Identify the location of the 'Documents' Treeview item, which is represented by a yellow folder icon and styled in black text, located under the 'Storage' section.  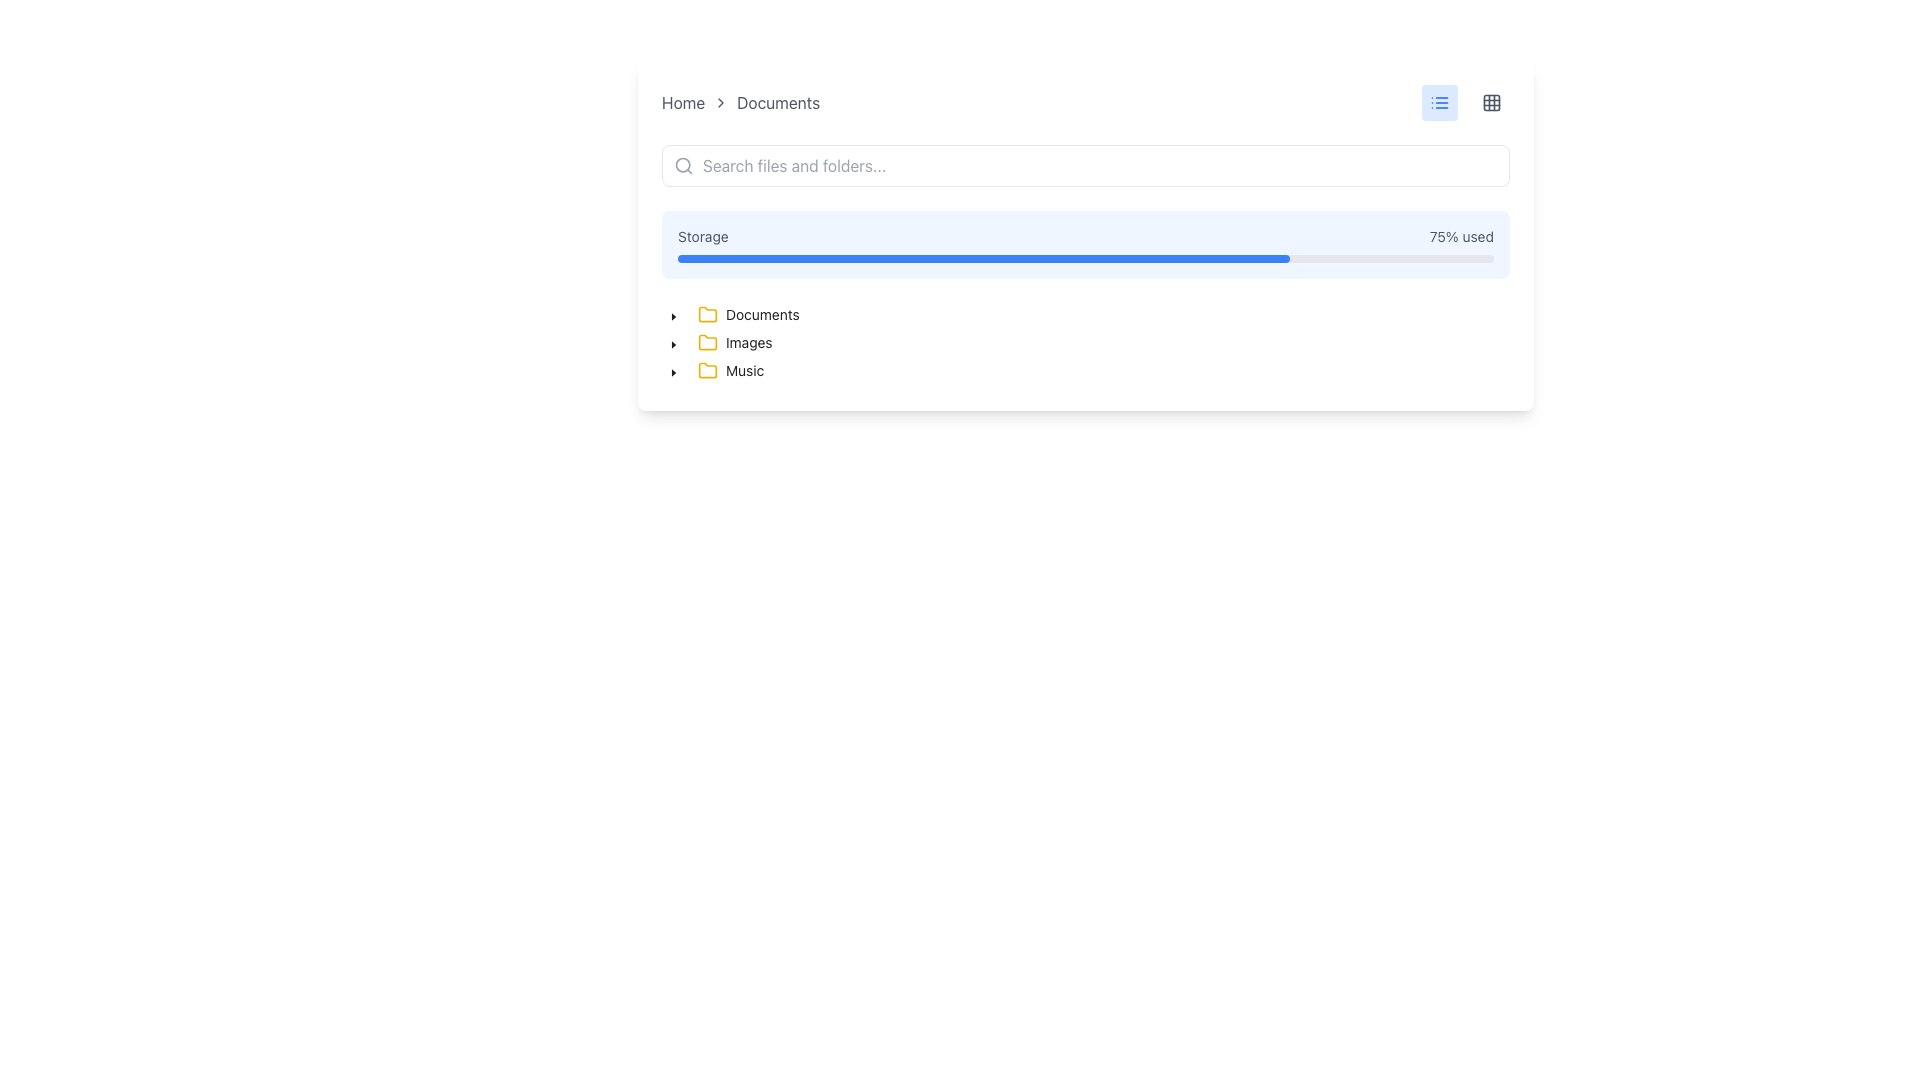
(747, 315).